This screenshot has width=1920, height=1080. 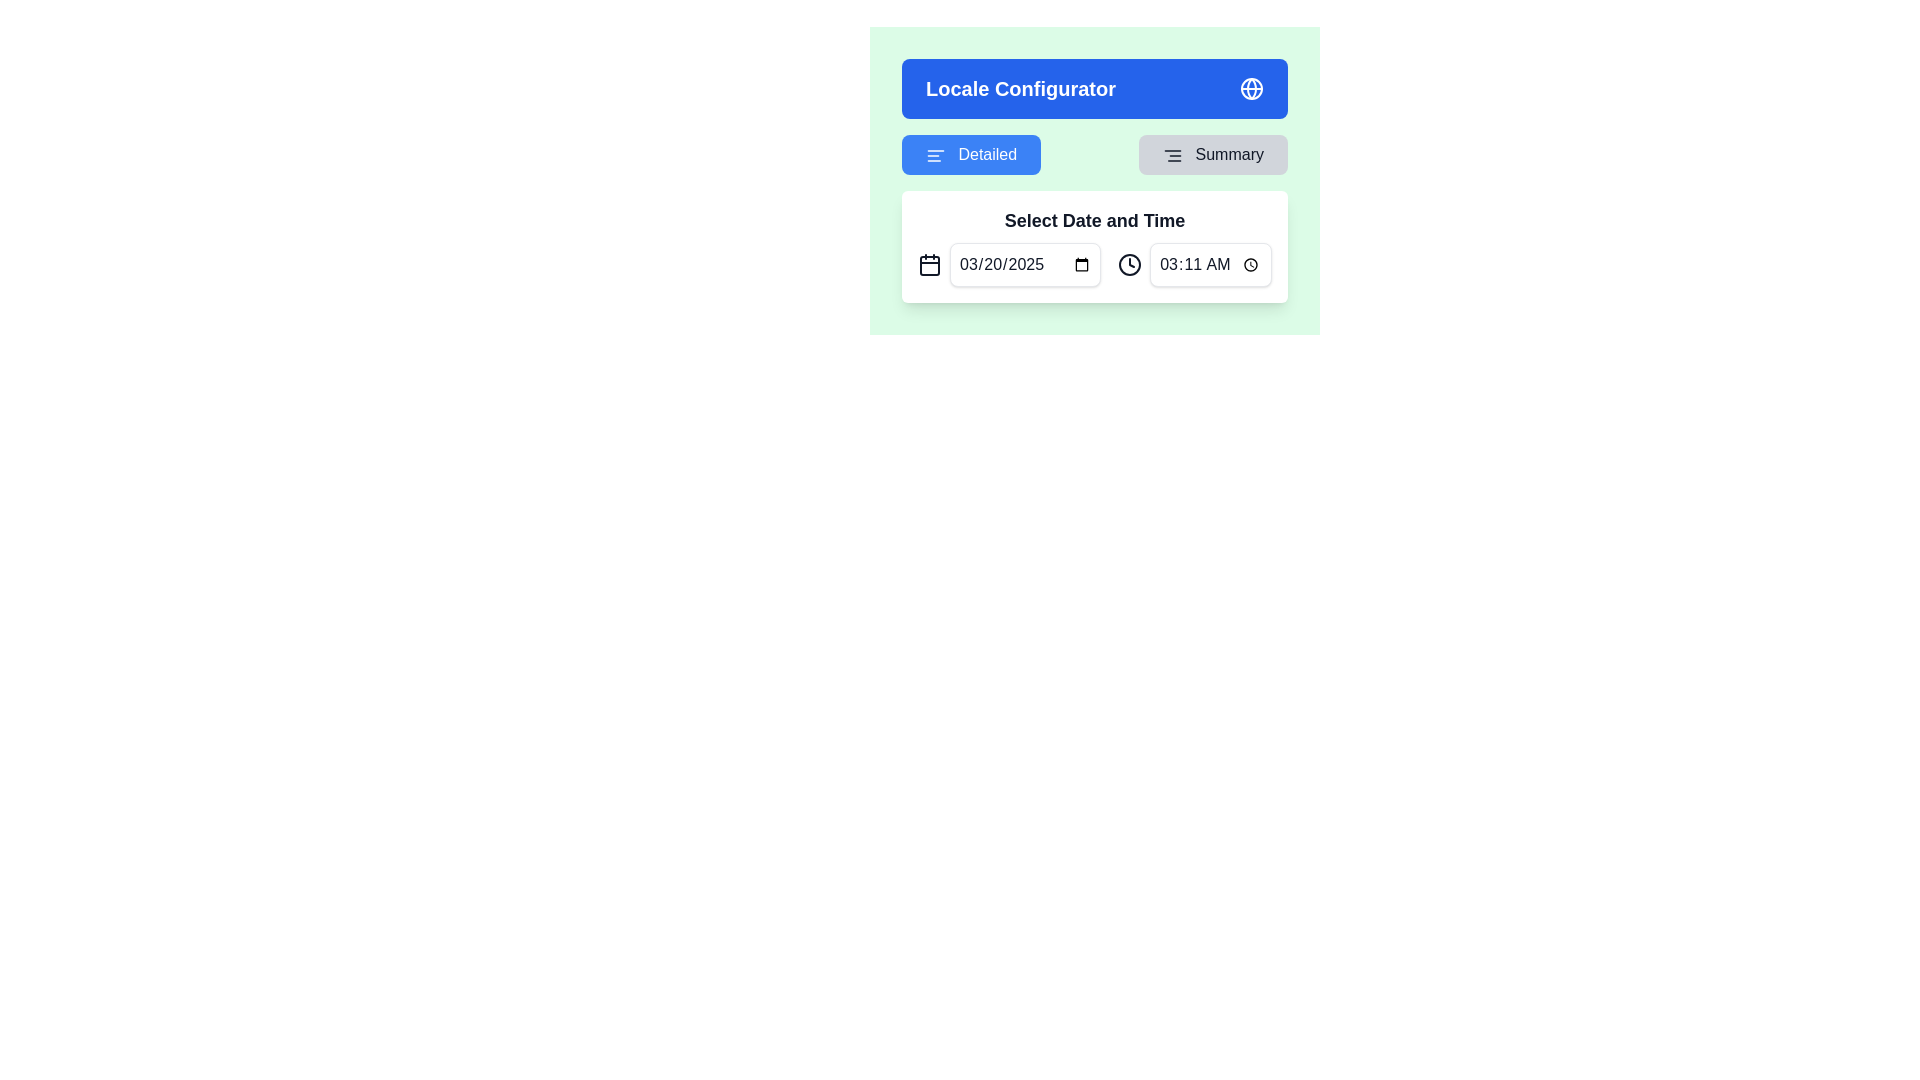 I want to click on the 'Summary' button, so click(x=1212, y=153).